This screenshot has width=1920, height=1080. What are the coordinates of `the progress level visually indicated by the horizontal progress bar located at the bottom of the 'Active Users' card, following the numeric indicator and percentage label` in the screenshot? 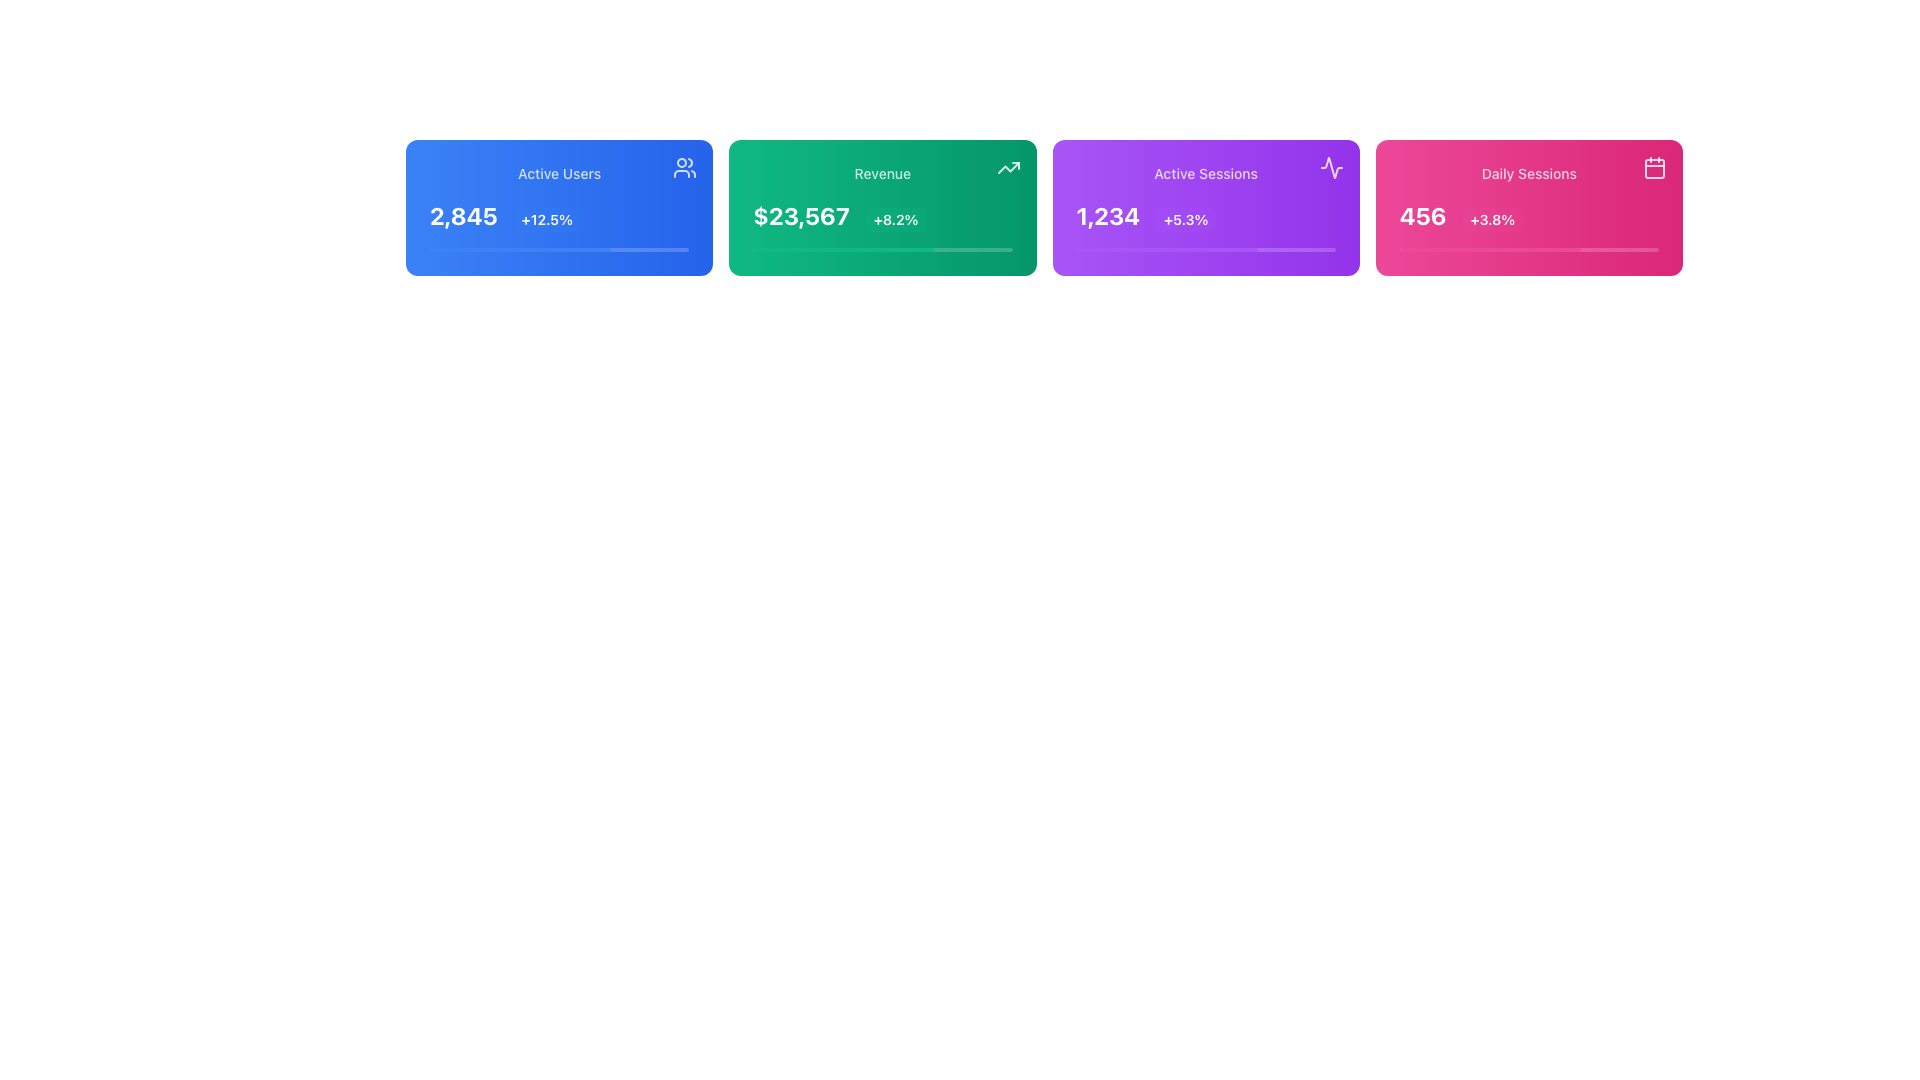 It's located at (559, 249).